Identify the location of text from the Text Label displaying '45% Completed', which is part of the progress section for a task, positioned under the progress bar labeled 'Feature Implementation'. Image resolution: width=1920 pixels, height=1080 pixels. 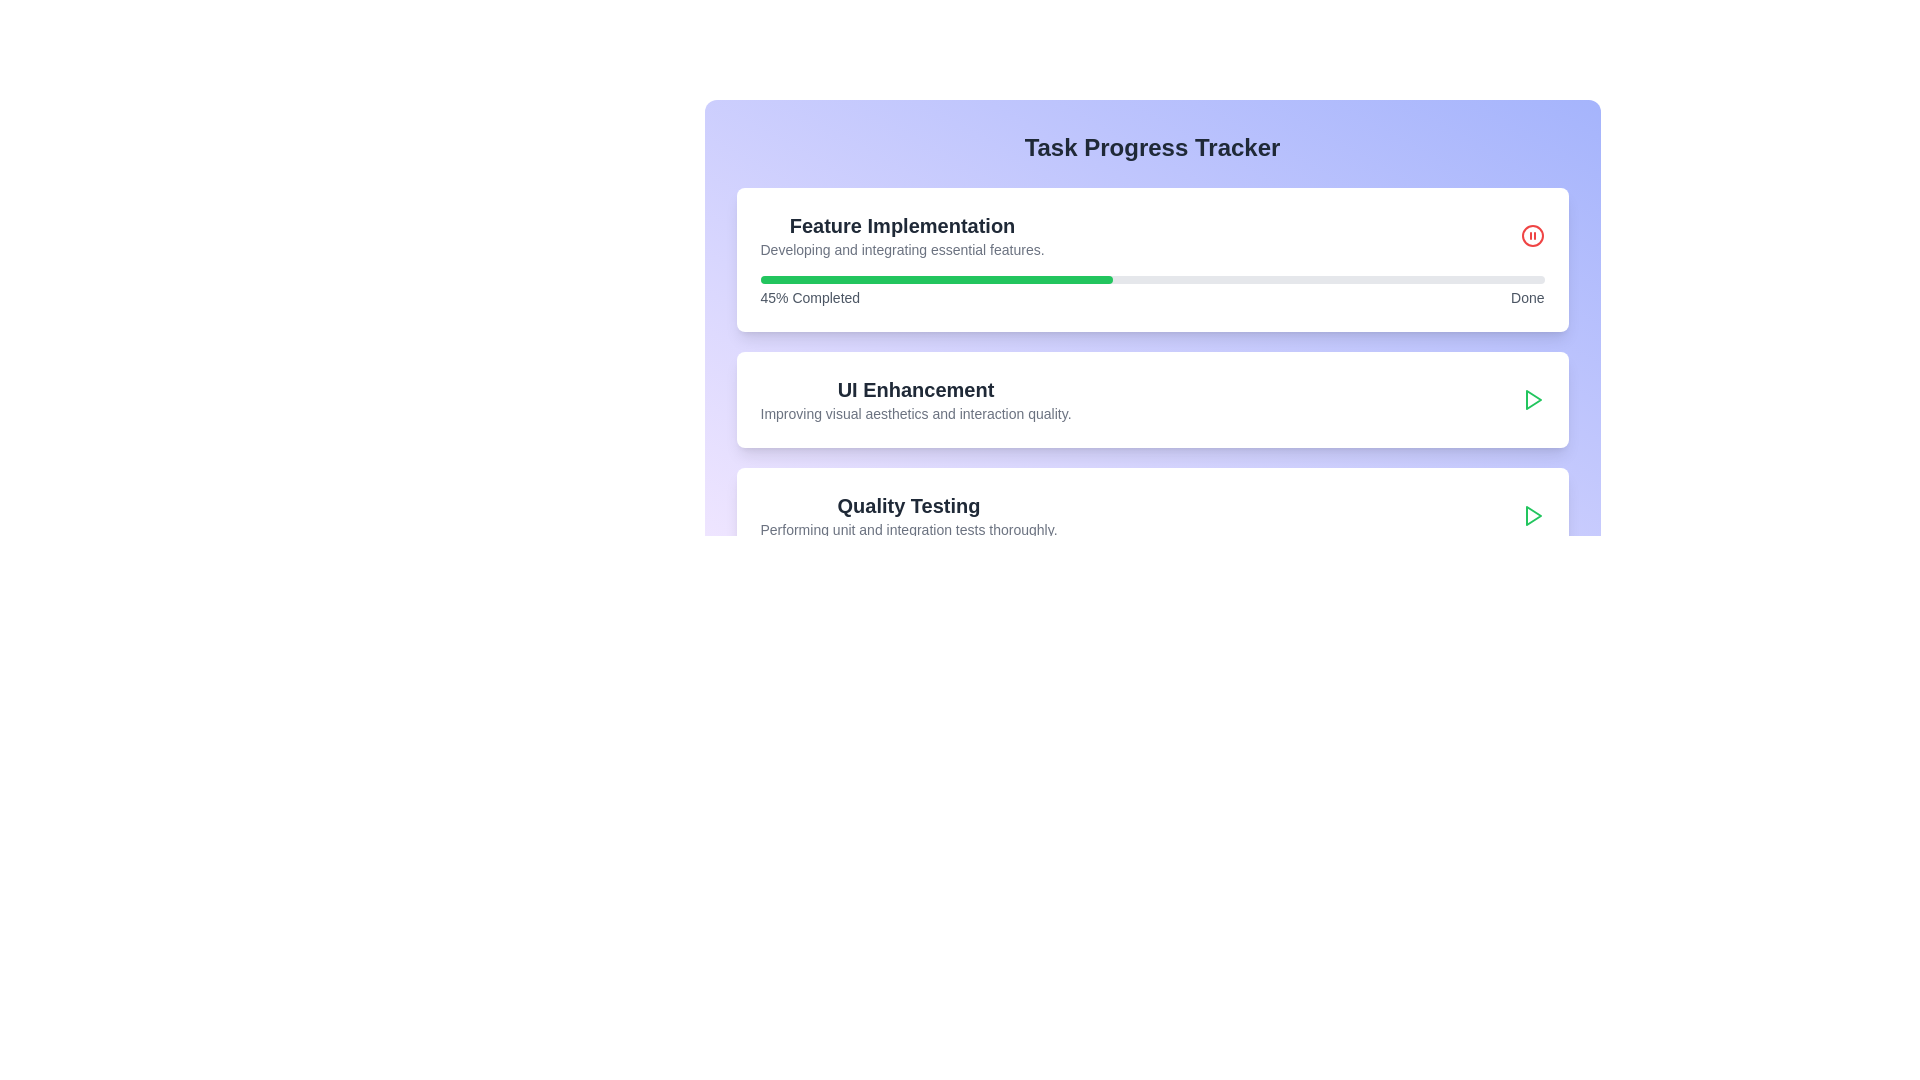
(810, 297).